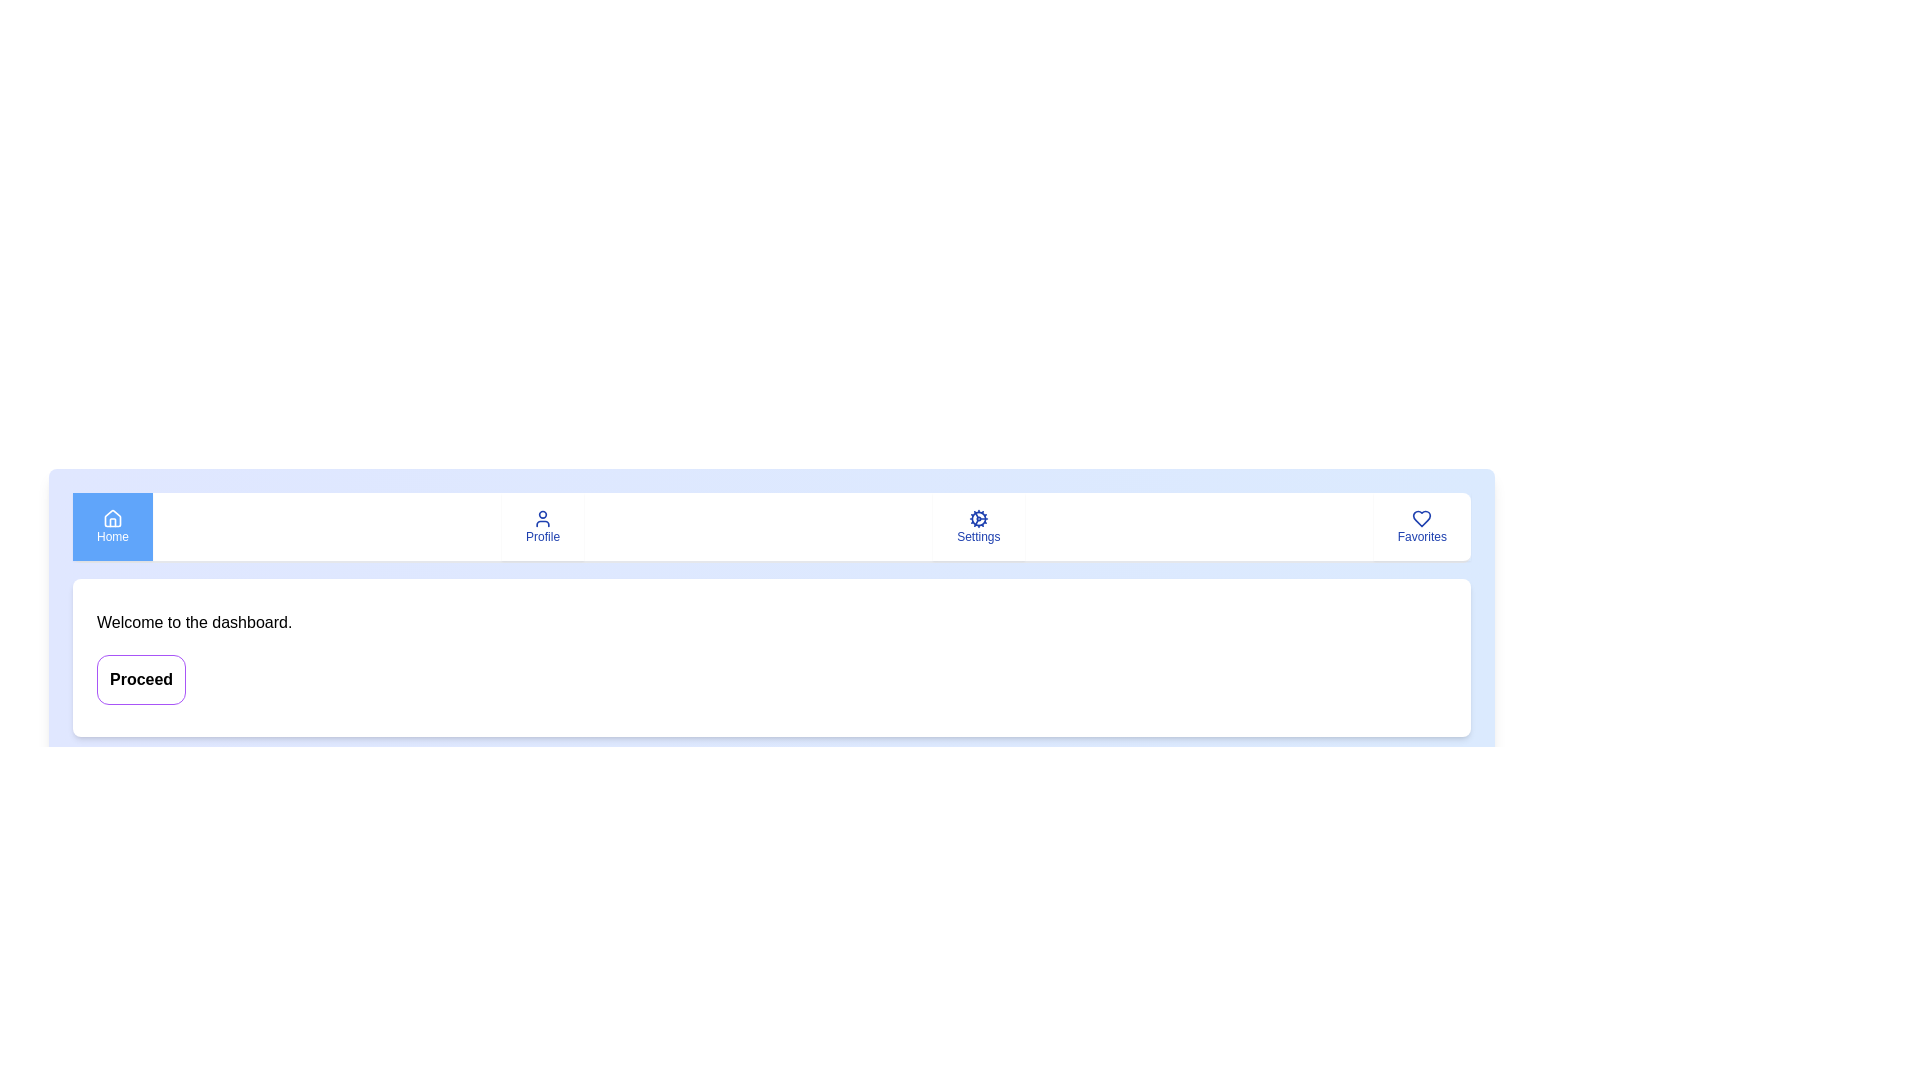 Image resolution: width=1920 pixels, height=1080 pixels. I want to click on the tab button labeled Profile to observe its hover effect, so click(542, 526).